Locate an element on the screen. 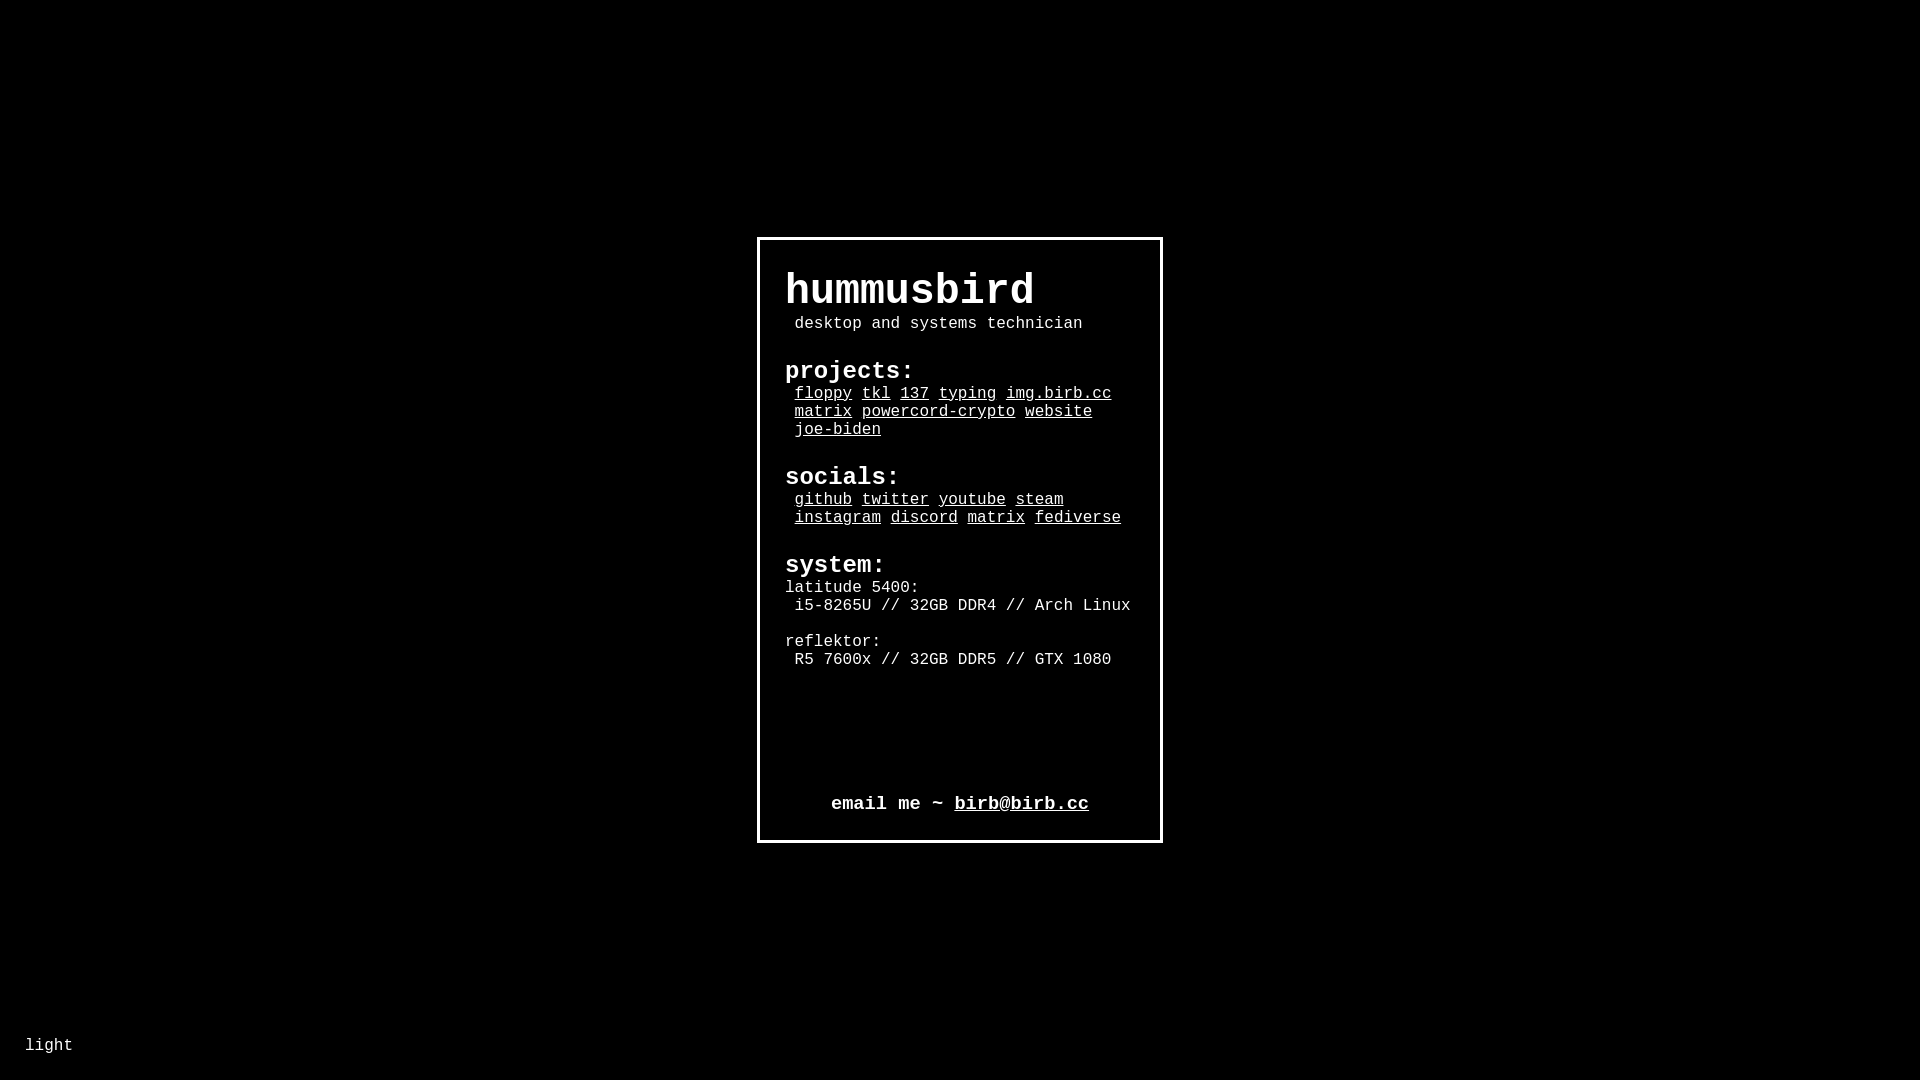 This screenshot has width=1920, height=1080. 'birb@birb.cc' is located at coordinates (1021, 802).